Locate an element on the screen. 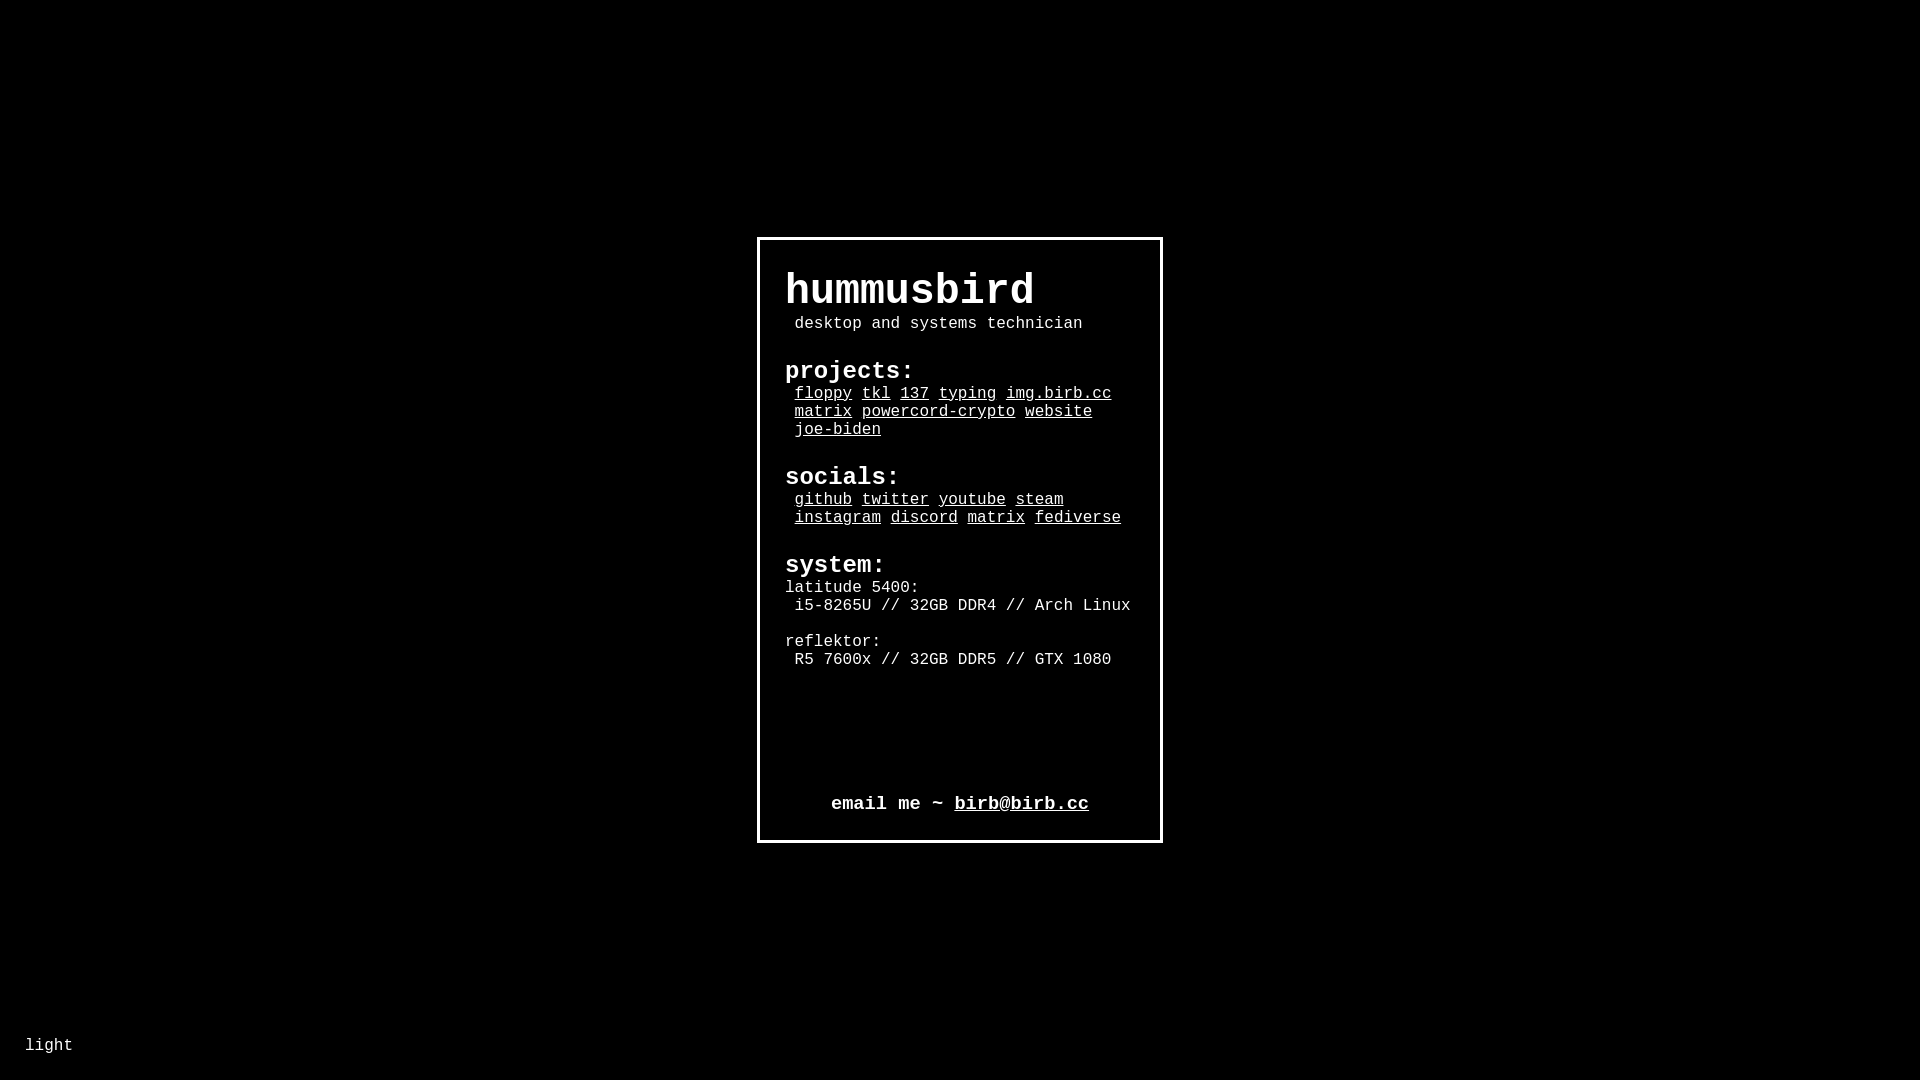 This screenshot has width=1920, height=1080. 'birb@birb.cc' is located at coordinates (1021, 802).